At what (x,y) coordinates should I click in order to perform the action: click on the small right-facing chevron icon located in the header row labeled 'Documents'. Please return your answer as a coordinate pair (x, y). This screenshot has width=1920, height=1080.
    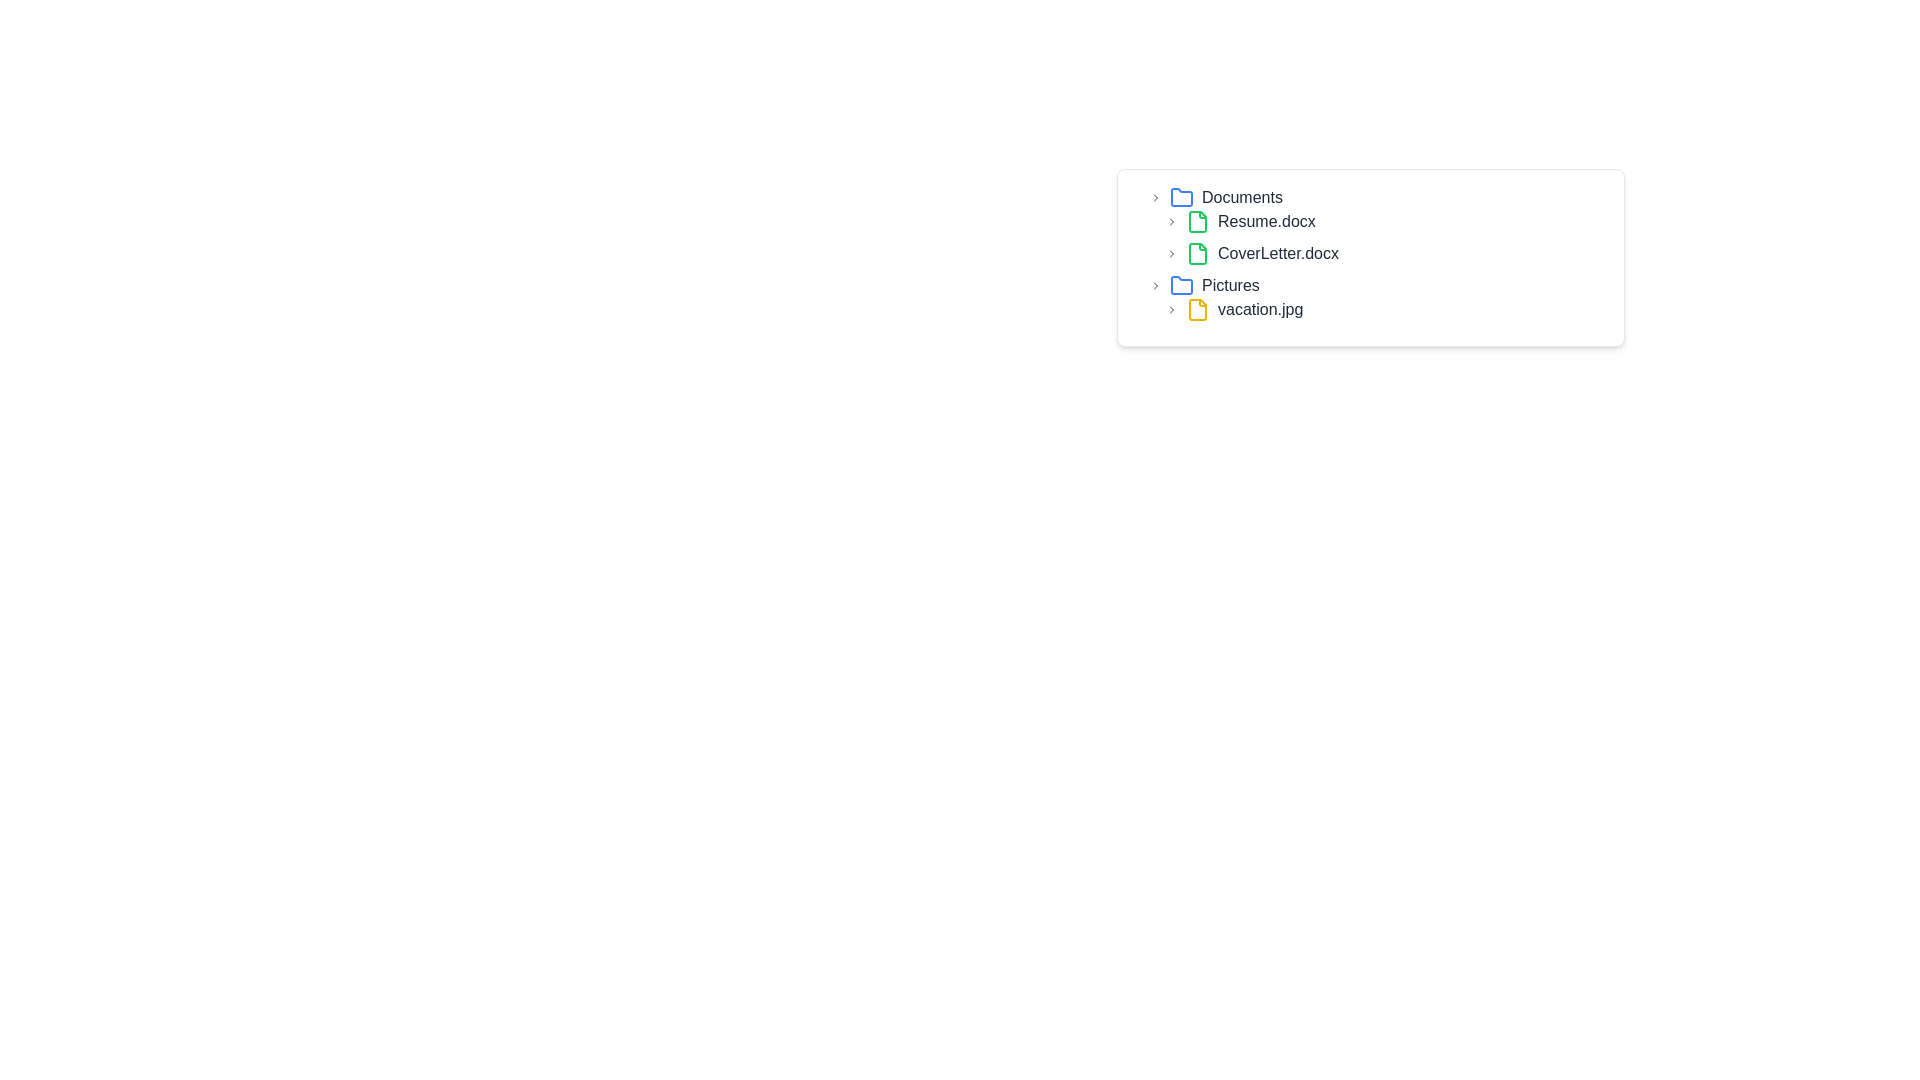
    Looking at the image, I should click on (1156, 197).